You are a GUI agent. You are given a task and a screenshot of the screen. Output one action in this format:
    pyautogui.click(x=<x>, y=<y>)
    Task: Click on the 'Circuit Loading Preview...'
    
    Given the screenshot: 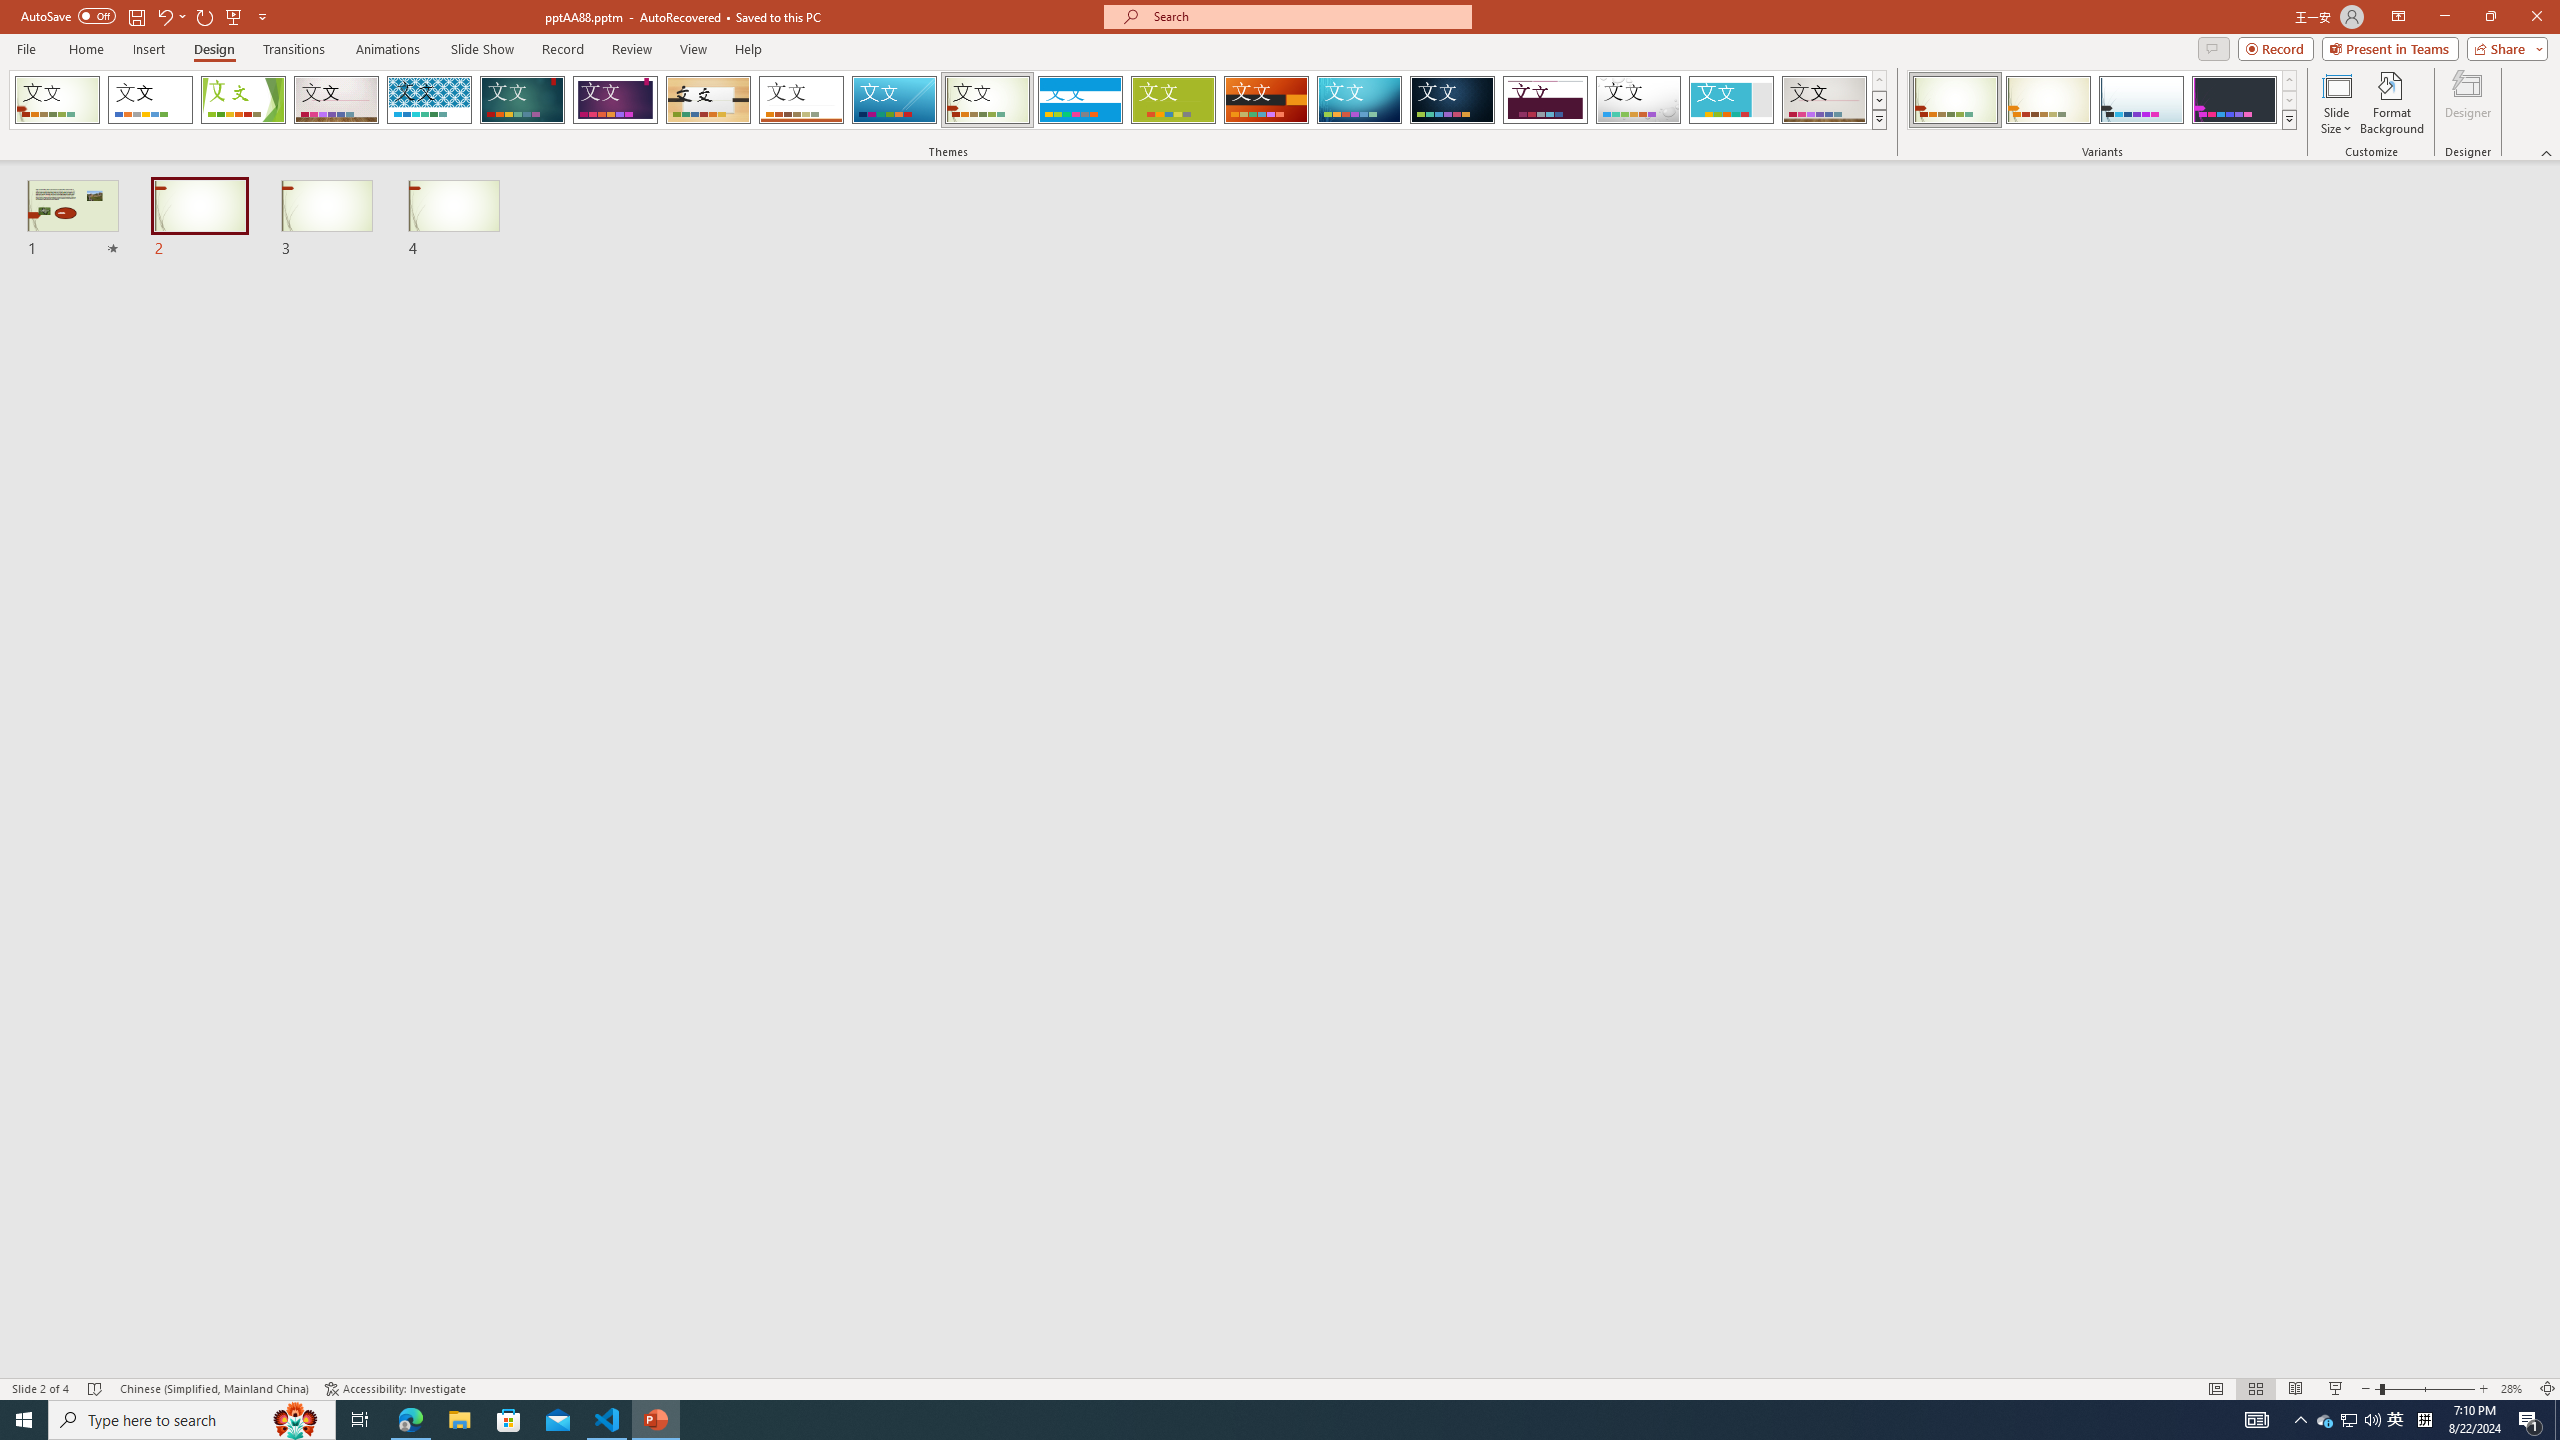 What is the action you would take?
    pyautogui.click(x=1358, y=99)
    